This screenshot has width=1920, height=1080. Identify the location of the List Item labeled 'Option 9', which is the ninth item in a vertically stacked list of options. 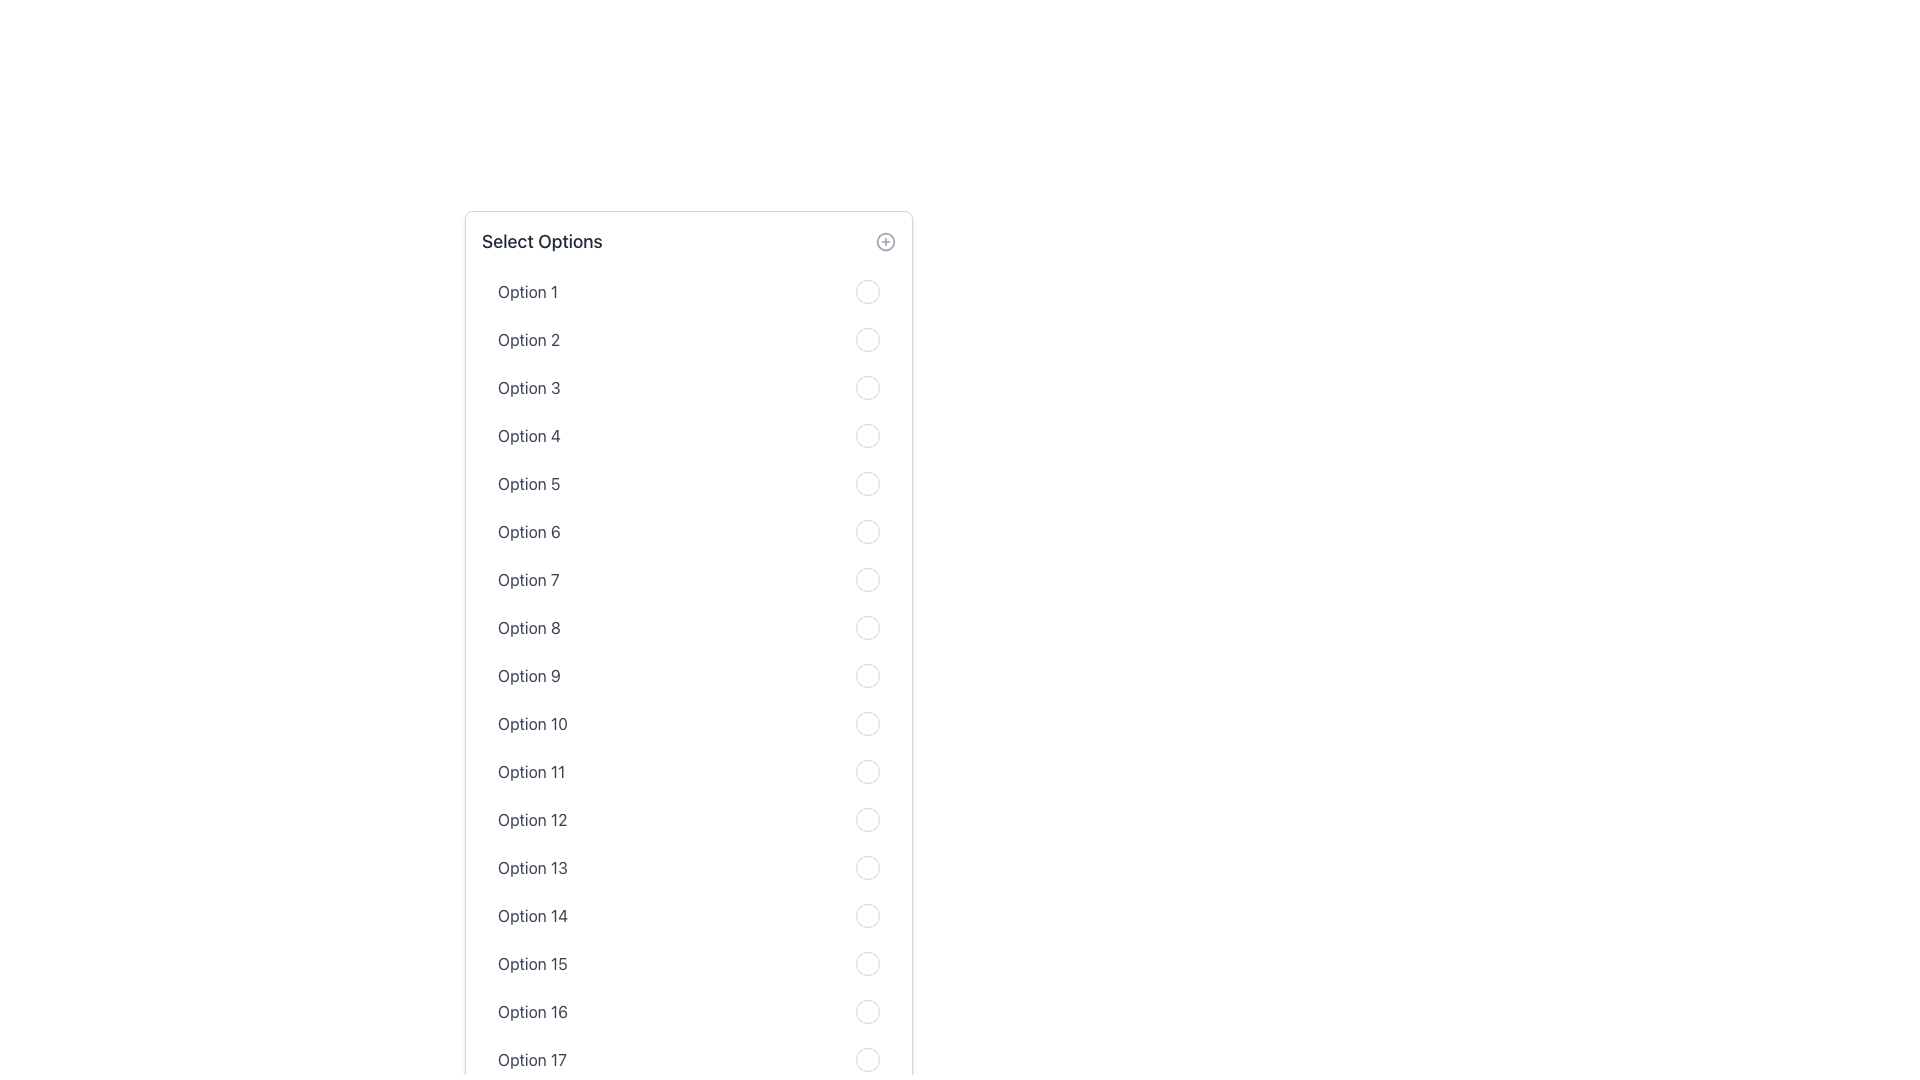
(689, 675).